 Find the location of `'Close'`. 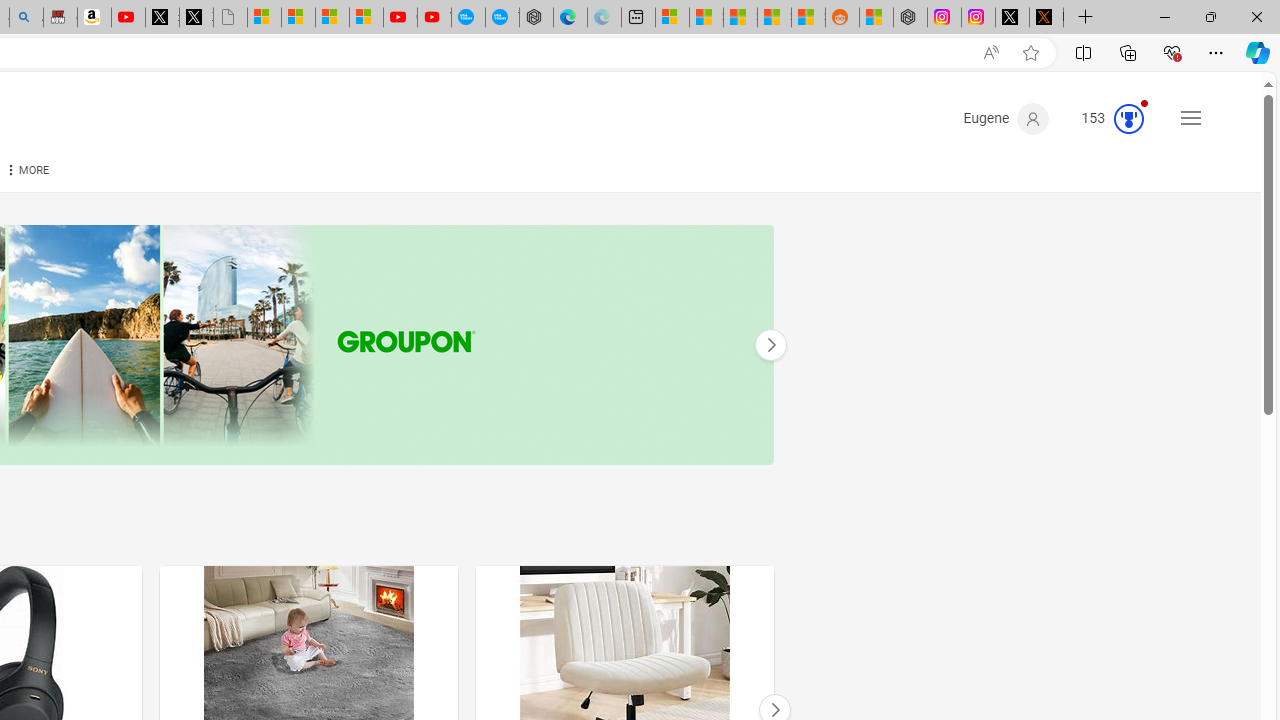

'Close' is located at coordinates (1255, 16).